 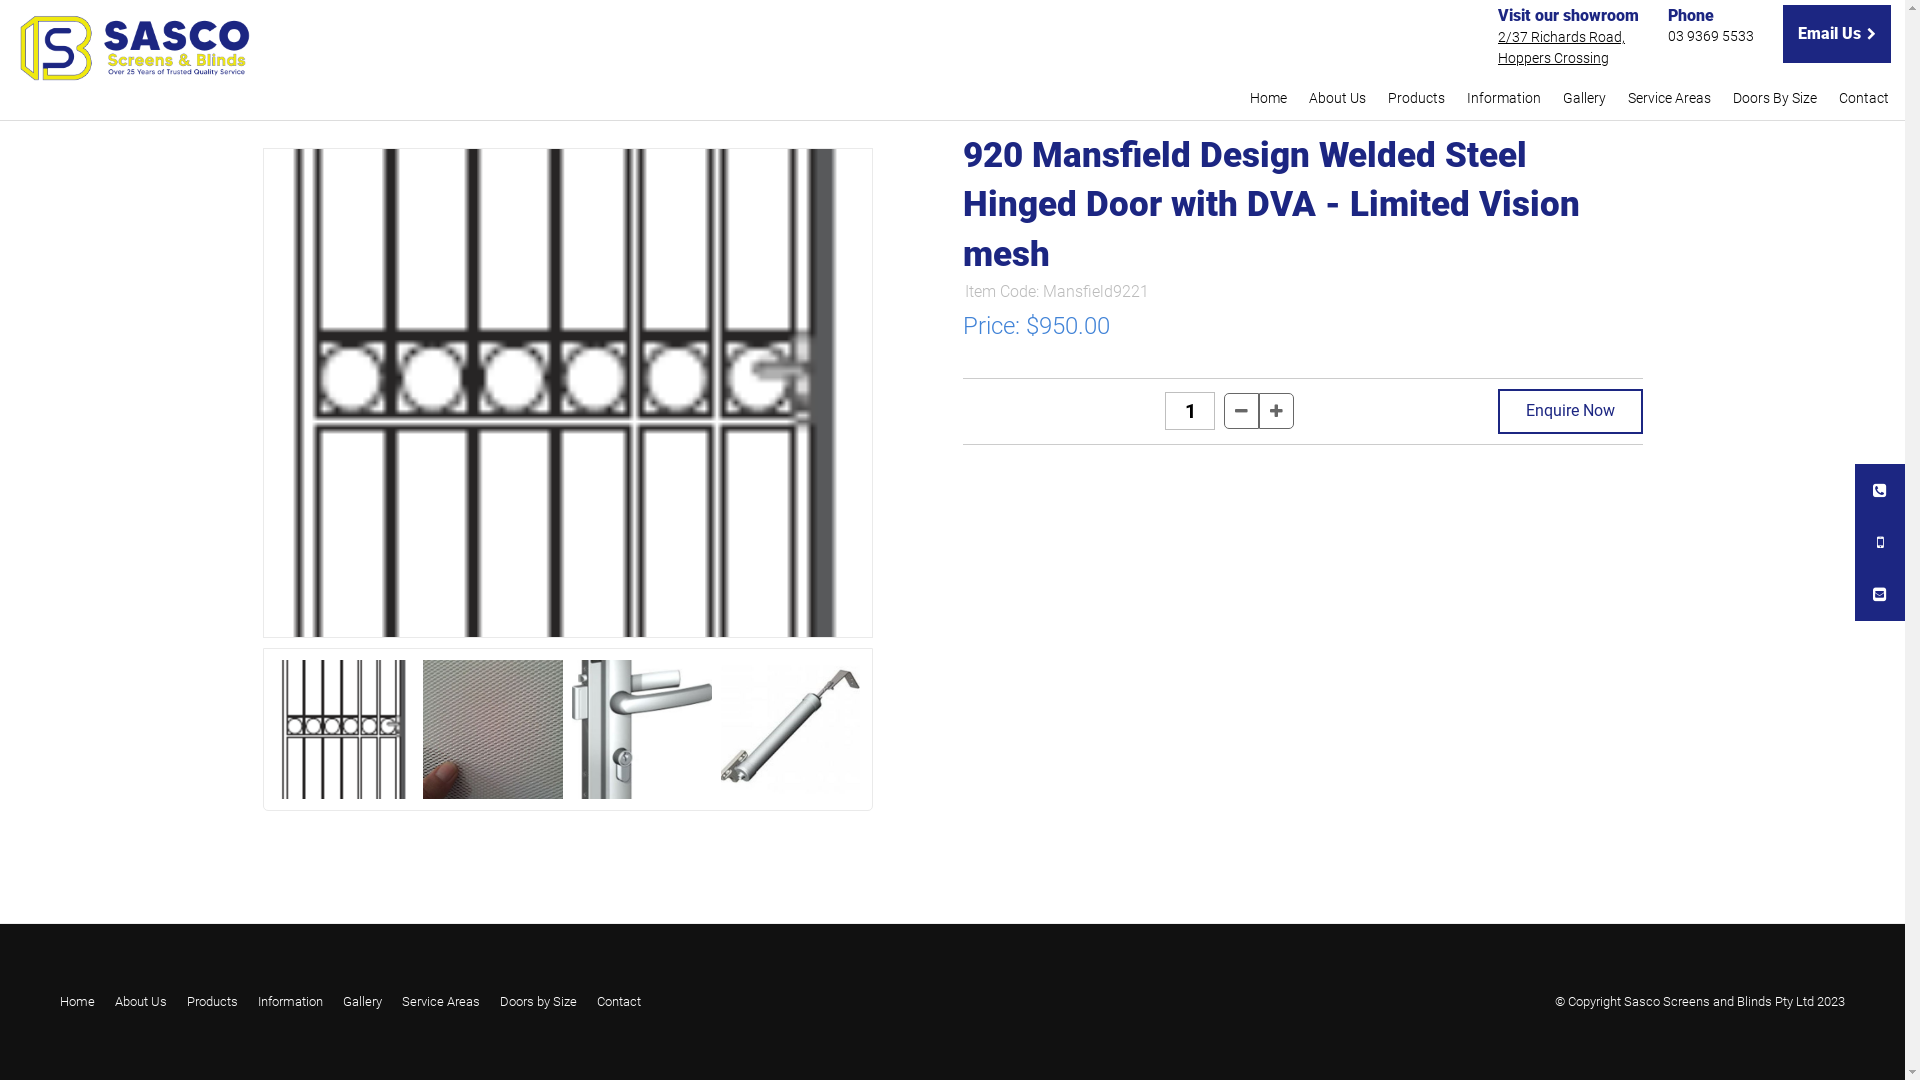 What do you see at coordinates (1583, 98) in the screenshot?
I see `'Gallery'` at bounding box center [1583, 98].